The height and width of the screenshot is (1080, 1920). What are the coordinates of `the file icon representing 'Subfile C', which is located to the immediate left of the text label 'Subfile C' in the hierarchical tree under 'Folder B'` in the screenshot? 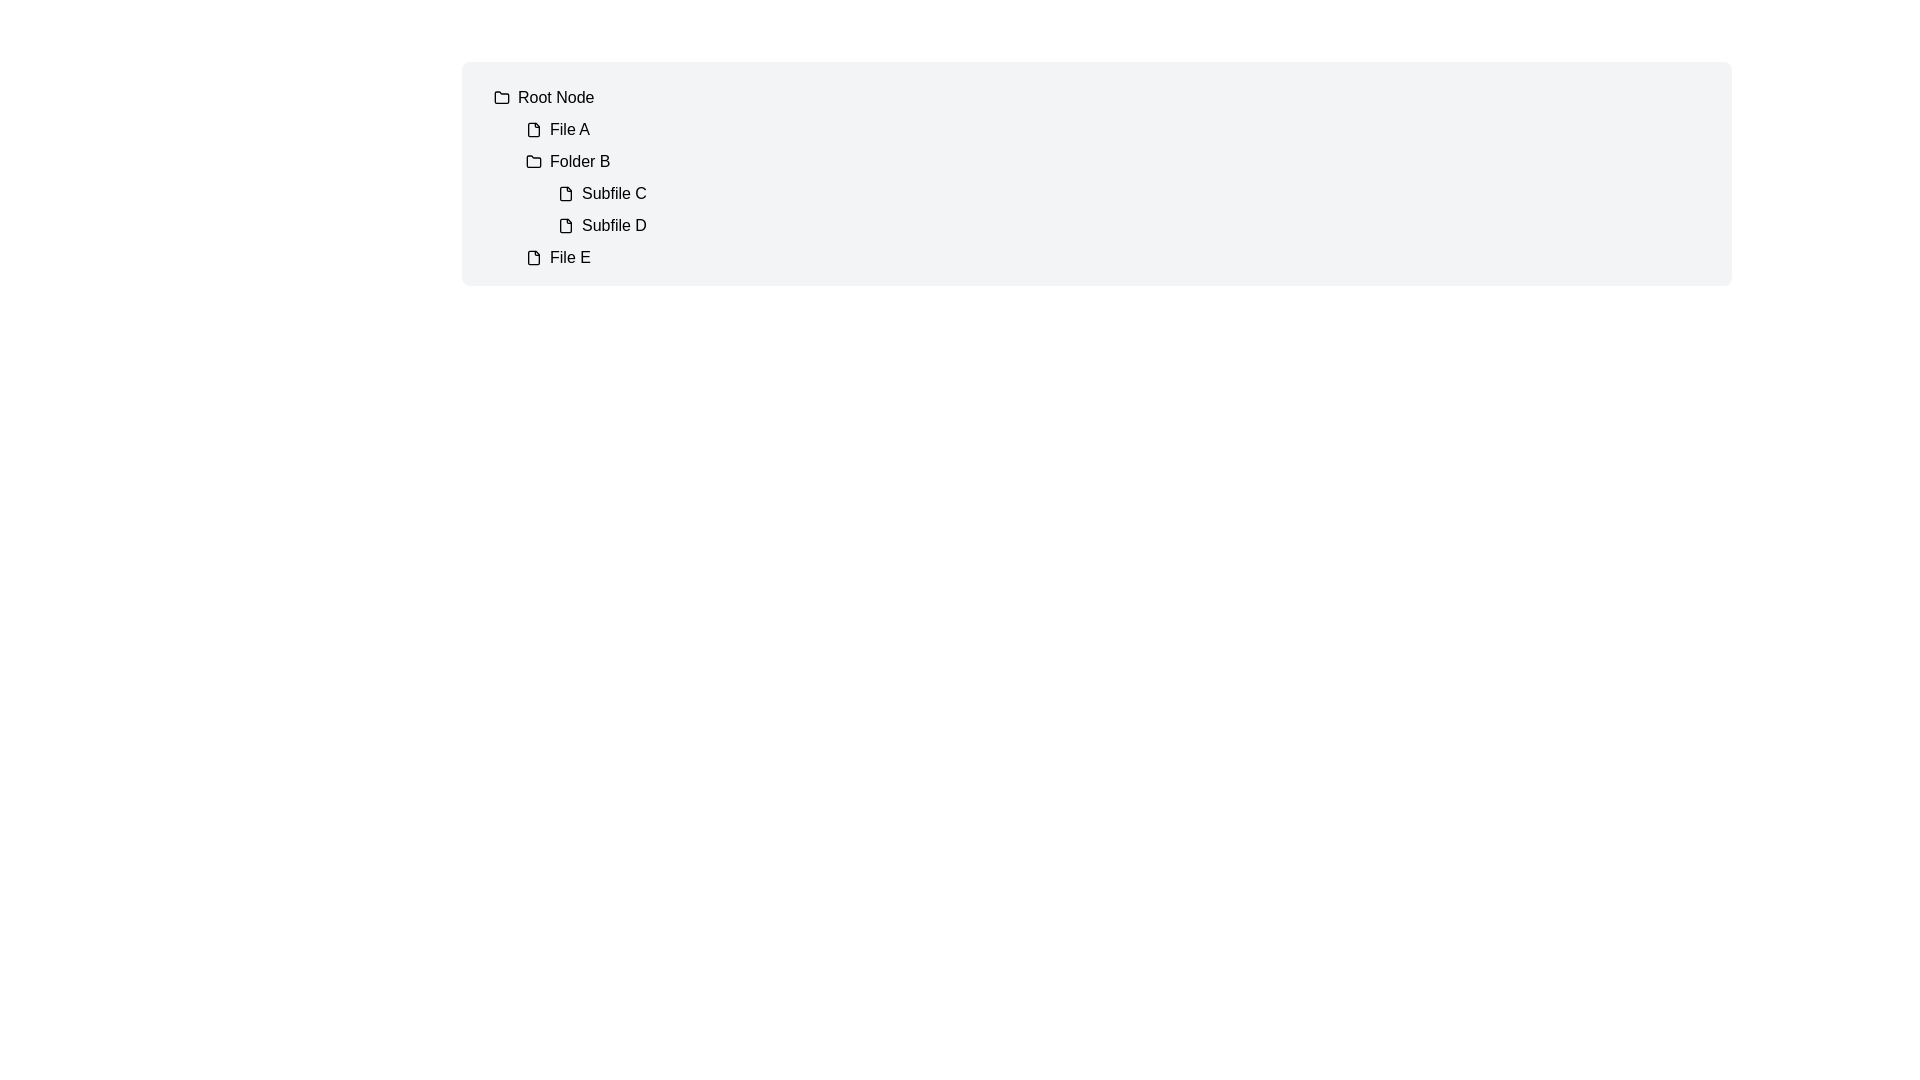 It's located at (565, 193).